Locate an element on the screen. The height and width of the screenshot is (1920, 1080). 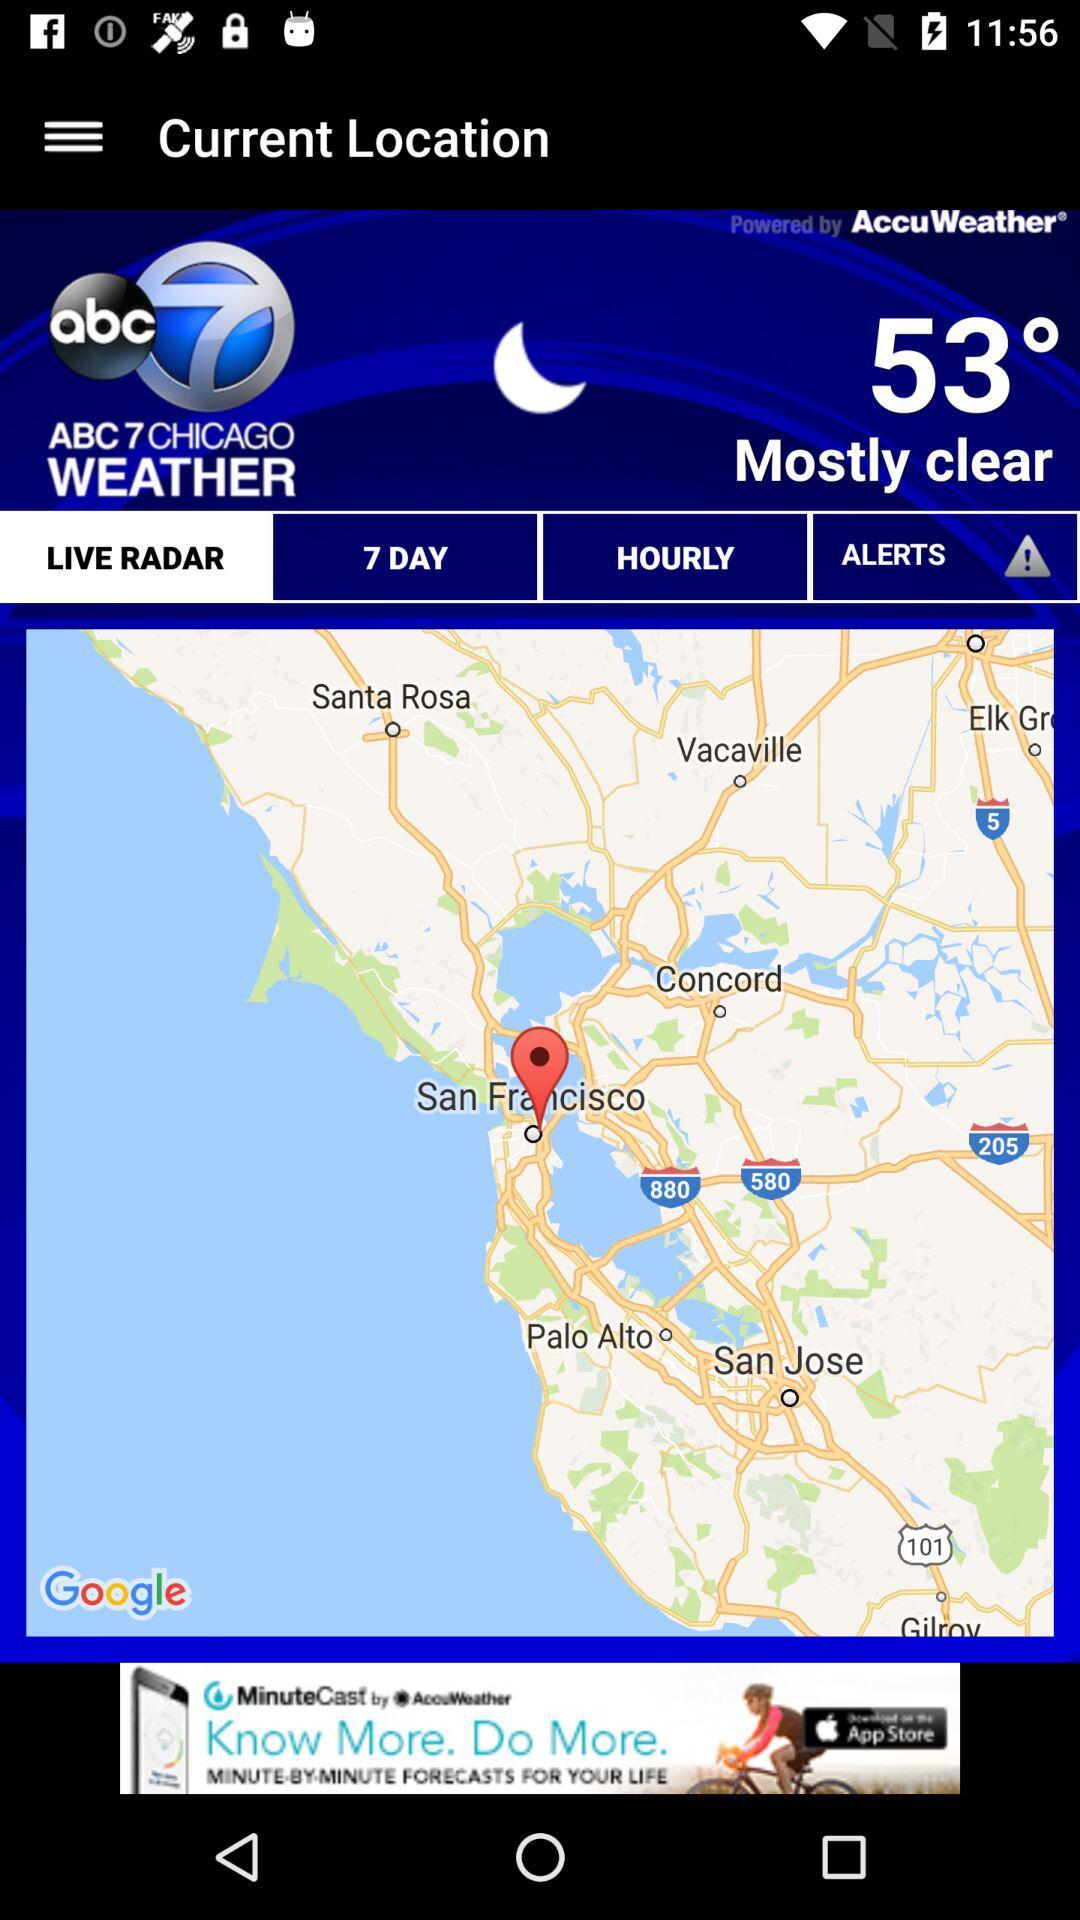
the menu icon is located at coordinates (72, 135).